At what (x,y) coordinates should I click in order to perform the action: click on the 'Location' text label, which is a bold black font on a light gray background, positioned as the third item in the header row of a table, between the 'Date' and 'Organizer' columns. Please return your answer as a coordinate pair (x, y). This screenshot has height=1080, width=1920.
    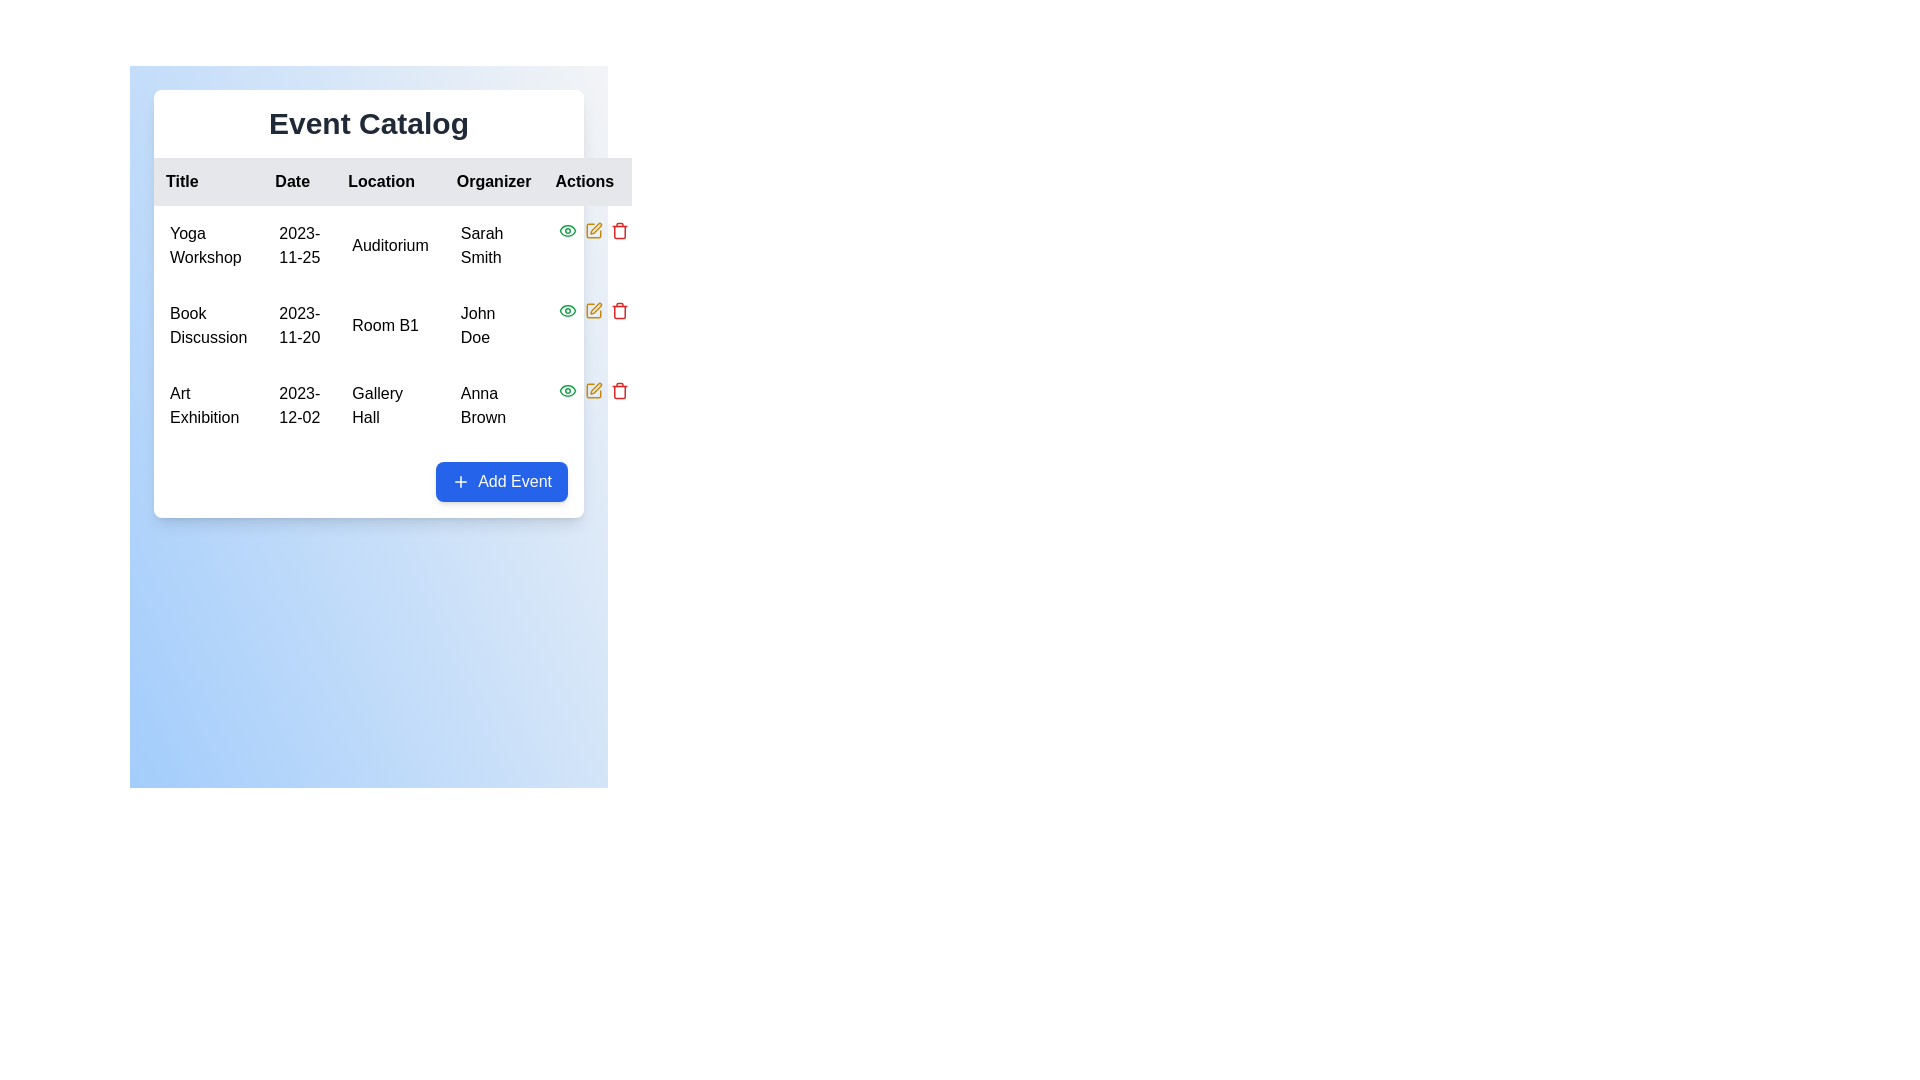
    Looking at the image, I should click on (390, 181).